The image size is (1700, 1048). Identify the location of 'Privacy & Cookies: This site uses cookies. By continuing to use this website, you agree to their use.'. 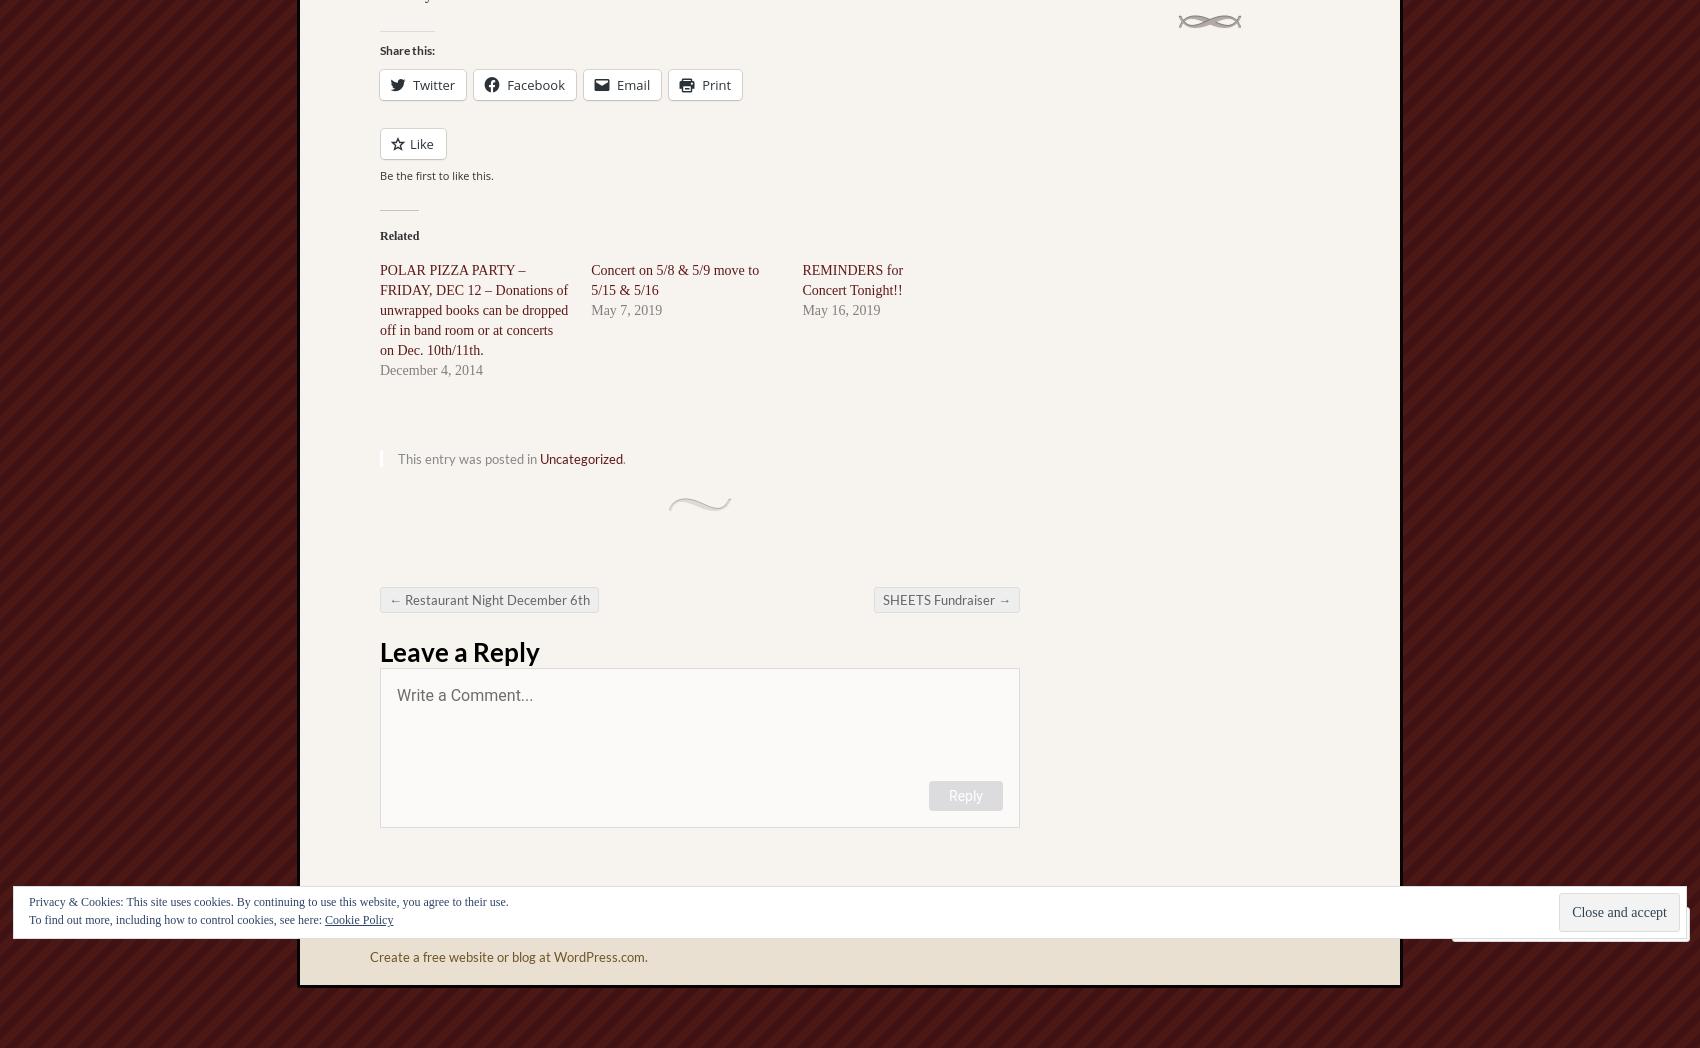
(268, 901).